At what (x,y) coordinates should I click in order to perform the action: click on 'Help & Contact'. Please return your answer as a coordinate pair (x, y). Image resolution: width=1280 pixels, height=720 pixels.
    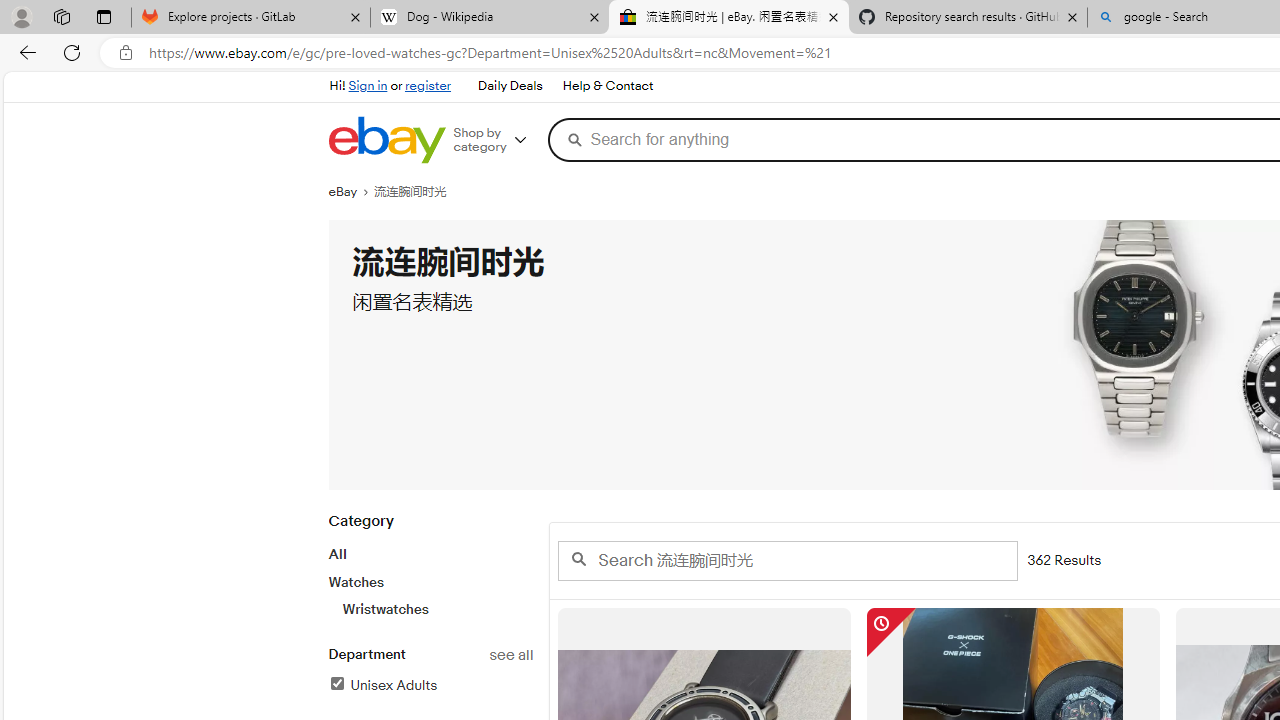
    Looking at the image, I should click on (605, 85).